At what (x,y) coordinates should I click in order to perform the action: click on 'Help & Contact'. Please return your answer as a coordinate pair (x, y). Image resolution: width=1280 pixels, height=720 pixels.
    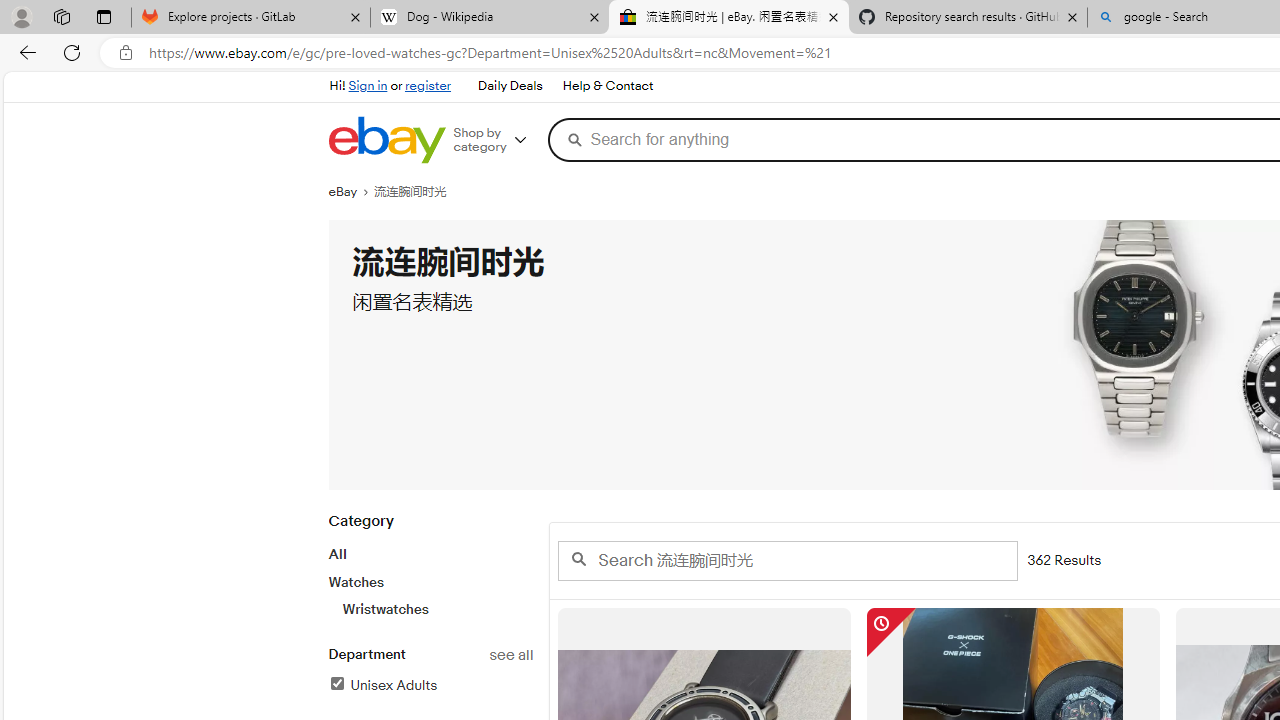
    Looking at the image, I should click on (605, 85).